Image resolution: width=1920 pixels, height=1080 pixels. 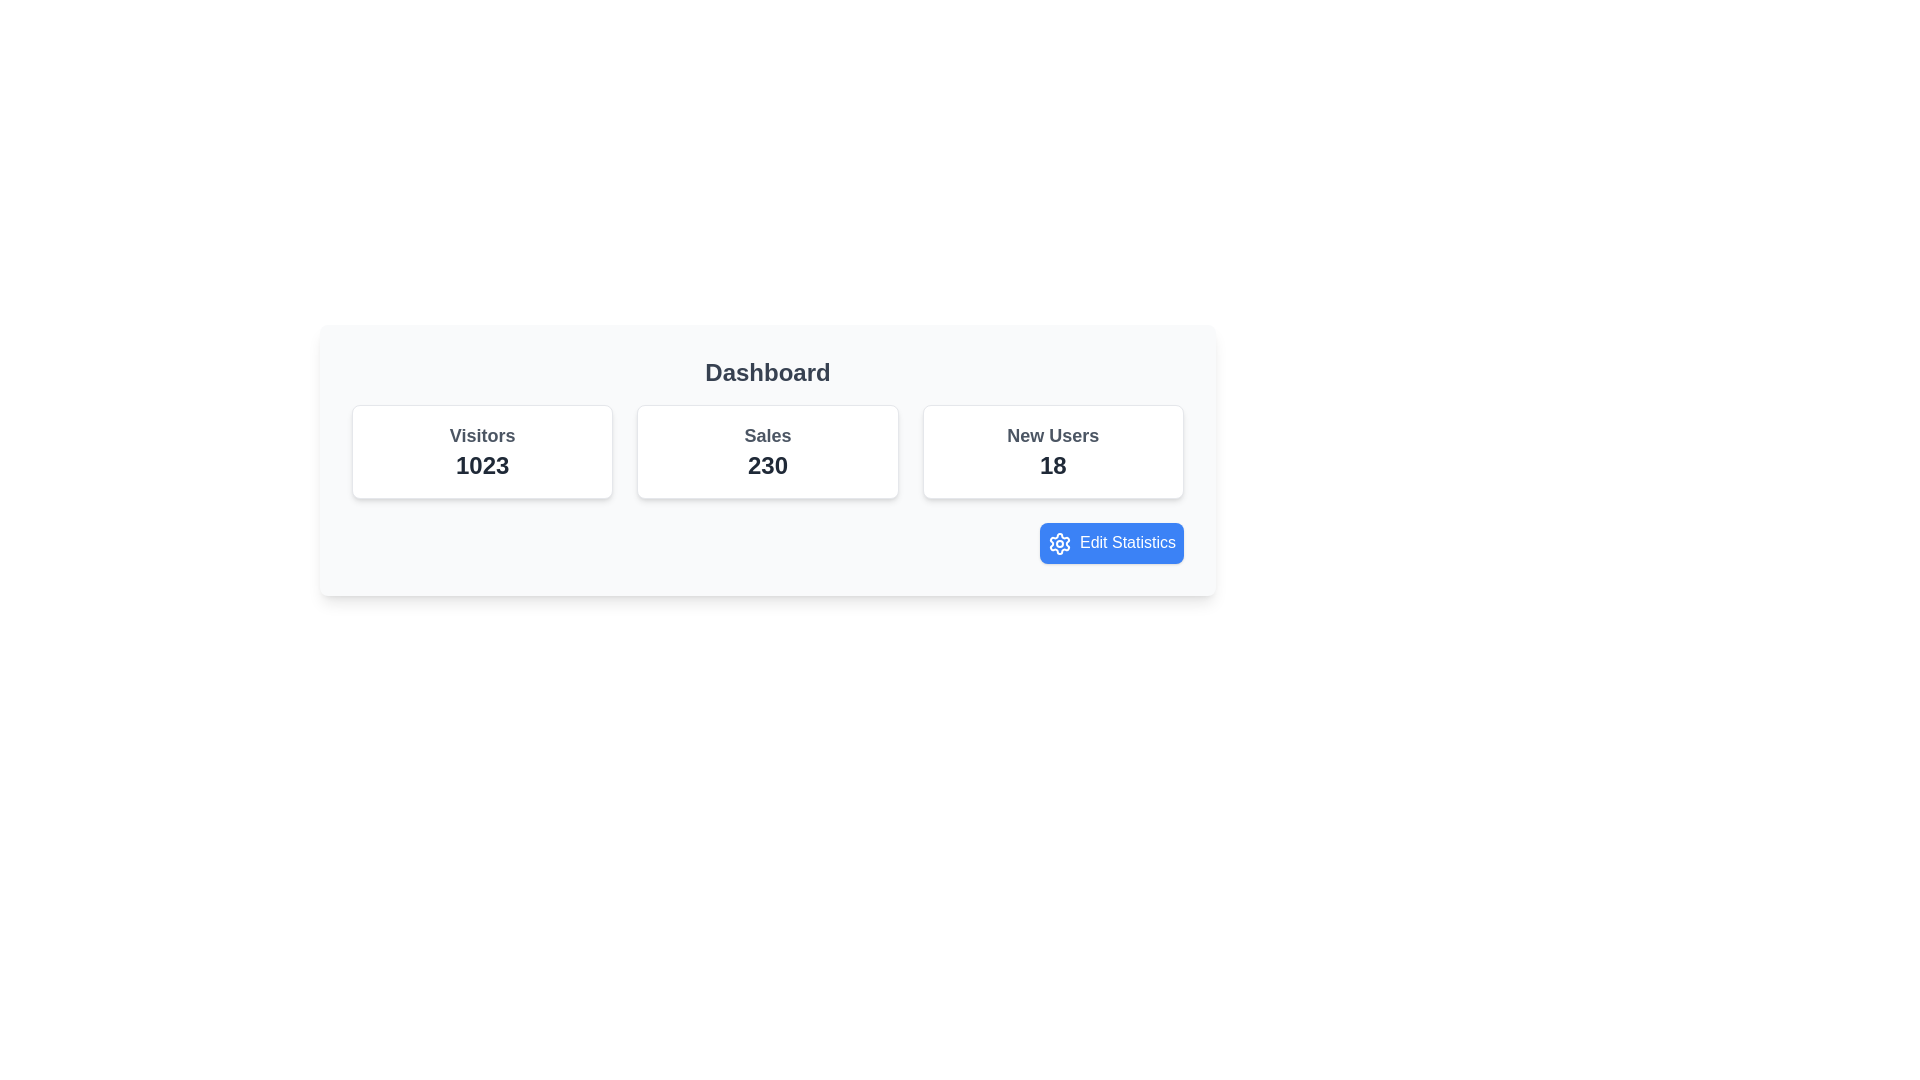 What do you see at coordinates (482, 466) in the screenshot?
I see `numerical statistic displayed in the text element located underneath 'Visitors' in the leftmost card of the dashboard layout` at bounding box center [482, 466].